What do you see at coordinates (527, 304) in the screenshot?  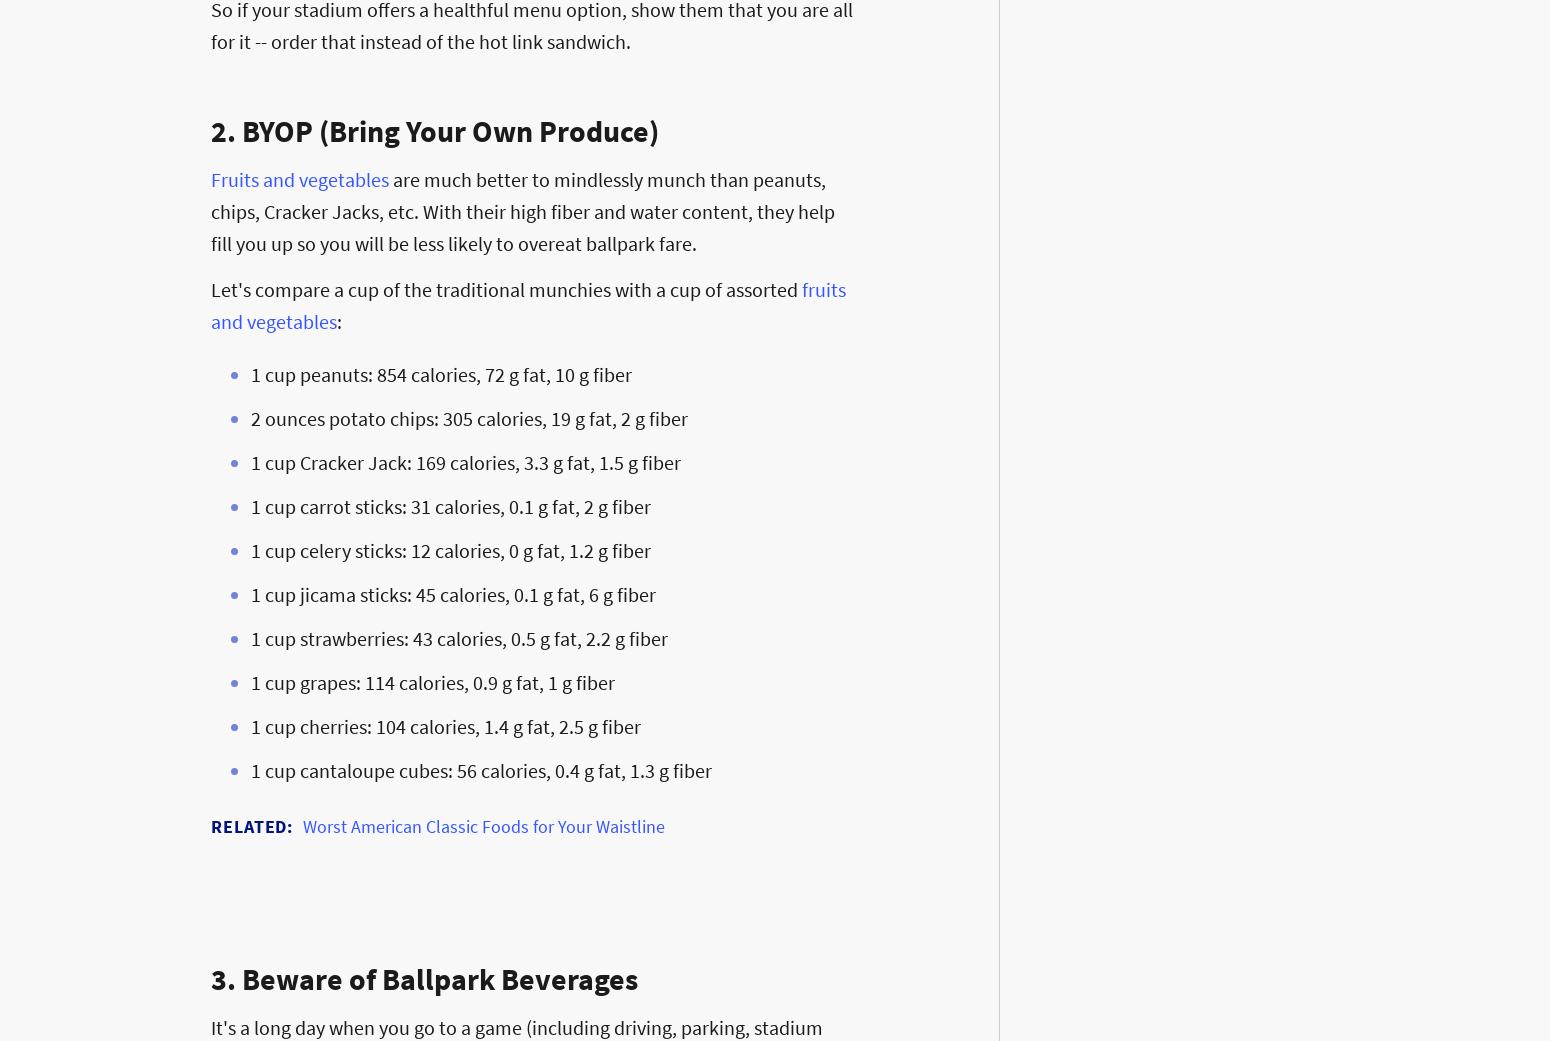 I see `'fruits and vegetables'` at bounding box center [527, 304].